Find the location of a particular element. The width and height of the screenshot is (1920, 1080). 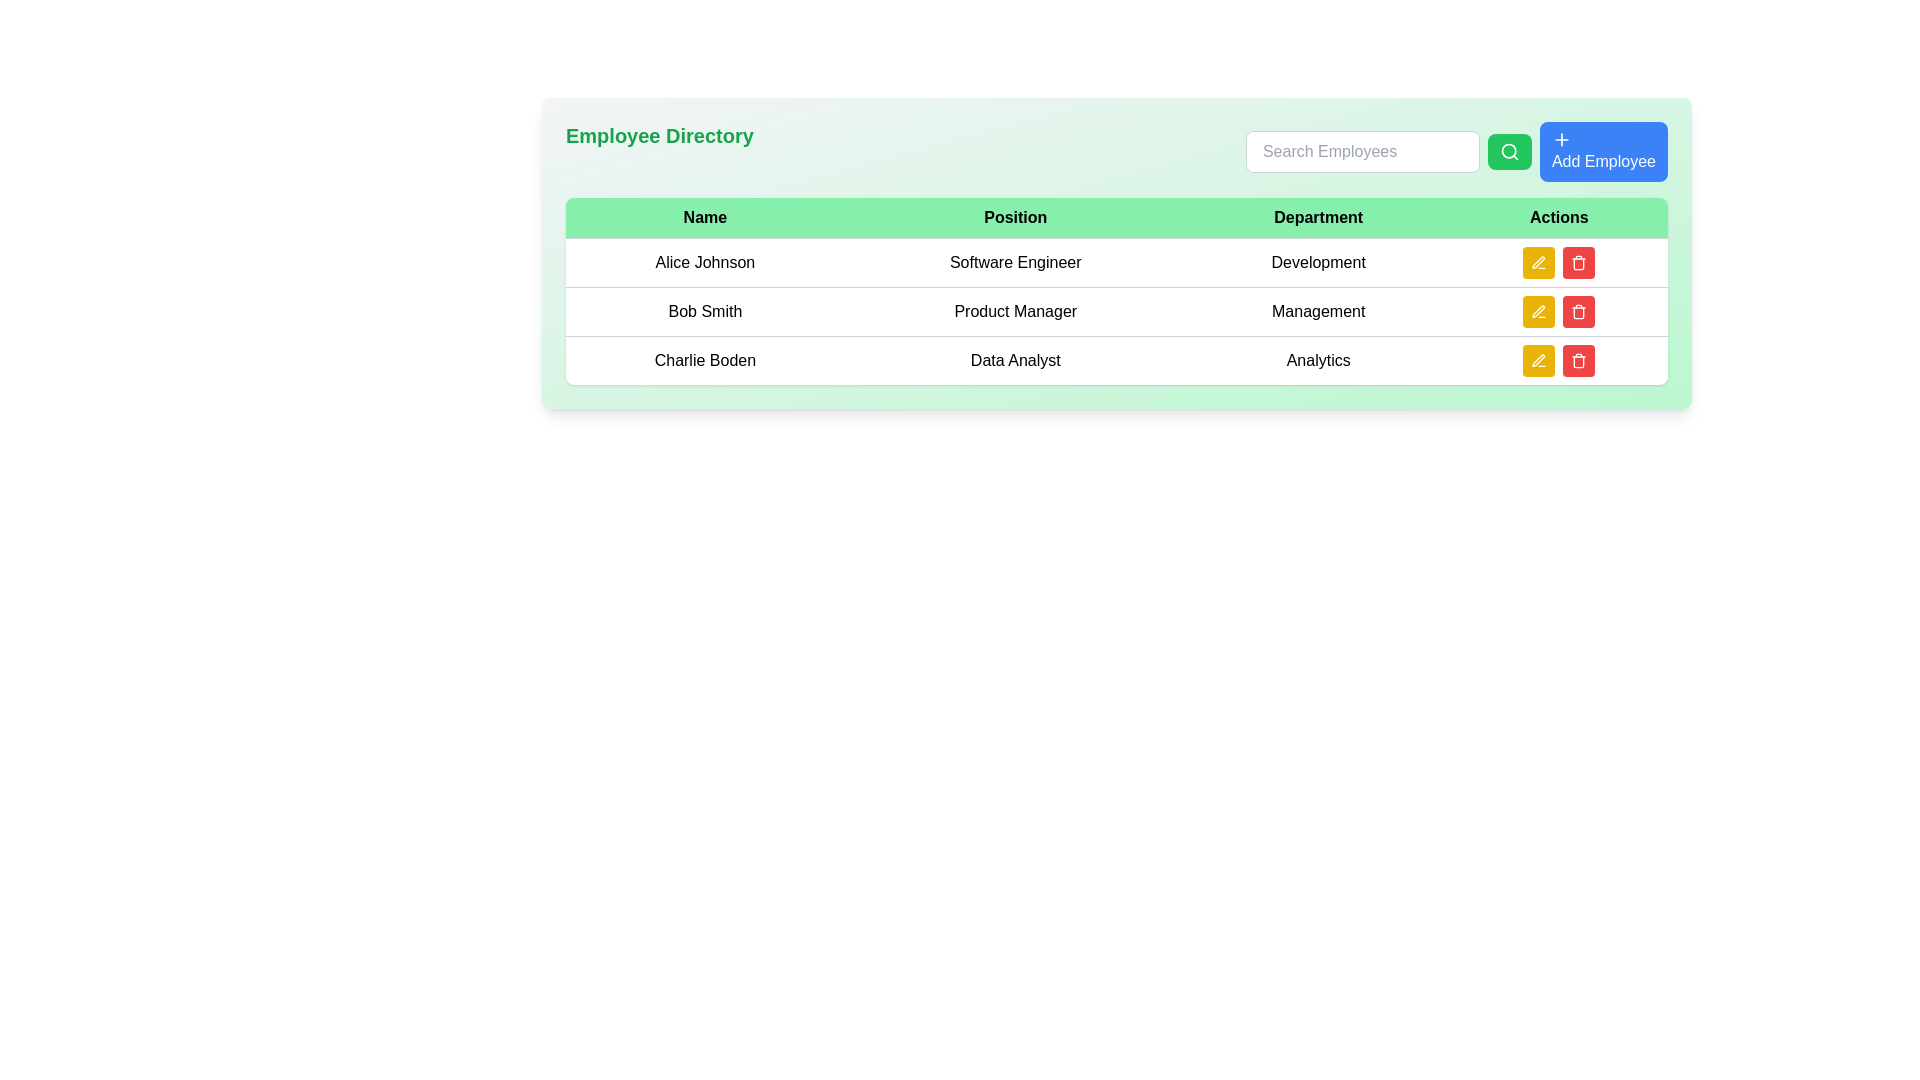

the 'Analytics' text label in the 'Department' column for 'Charlie Boden' in the table is located at coordinates (1318, 360).